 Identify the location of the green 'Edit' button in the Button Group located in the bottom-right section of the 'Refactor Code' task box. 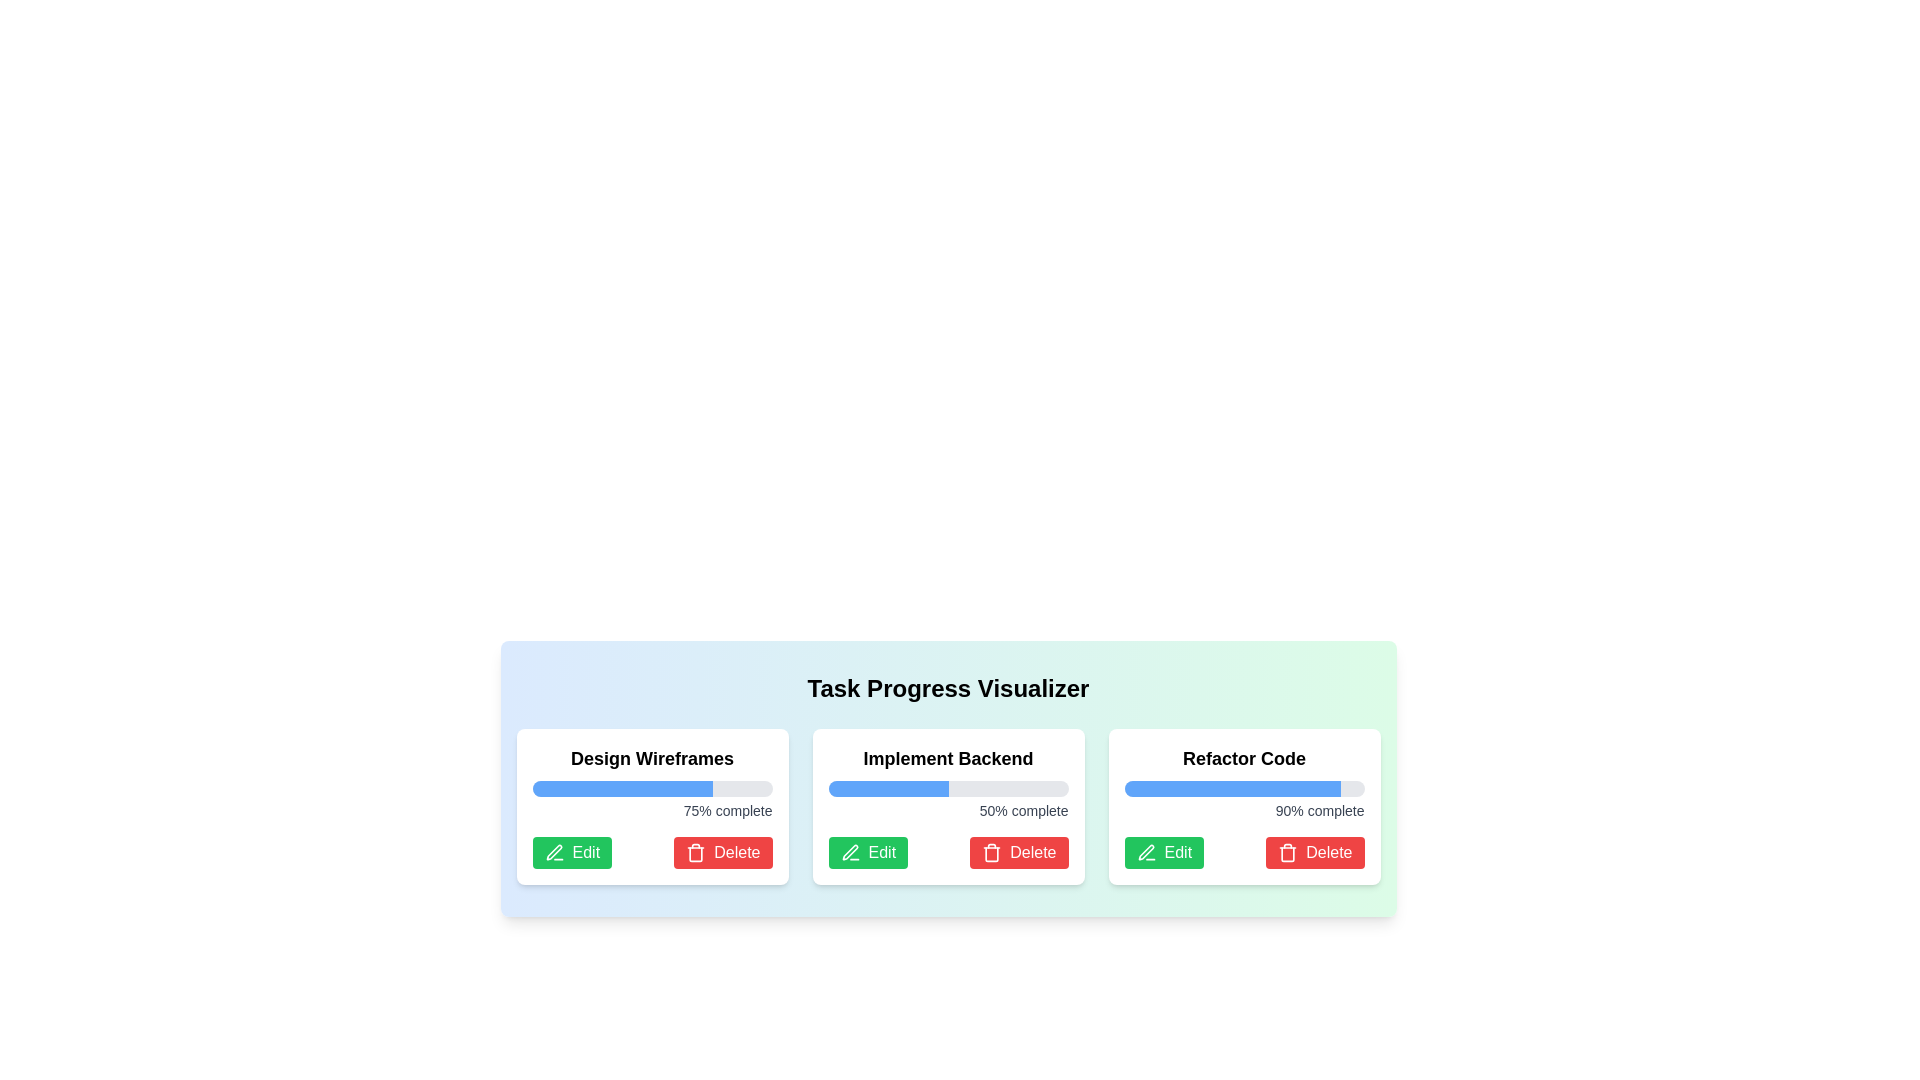
(1243, 852).